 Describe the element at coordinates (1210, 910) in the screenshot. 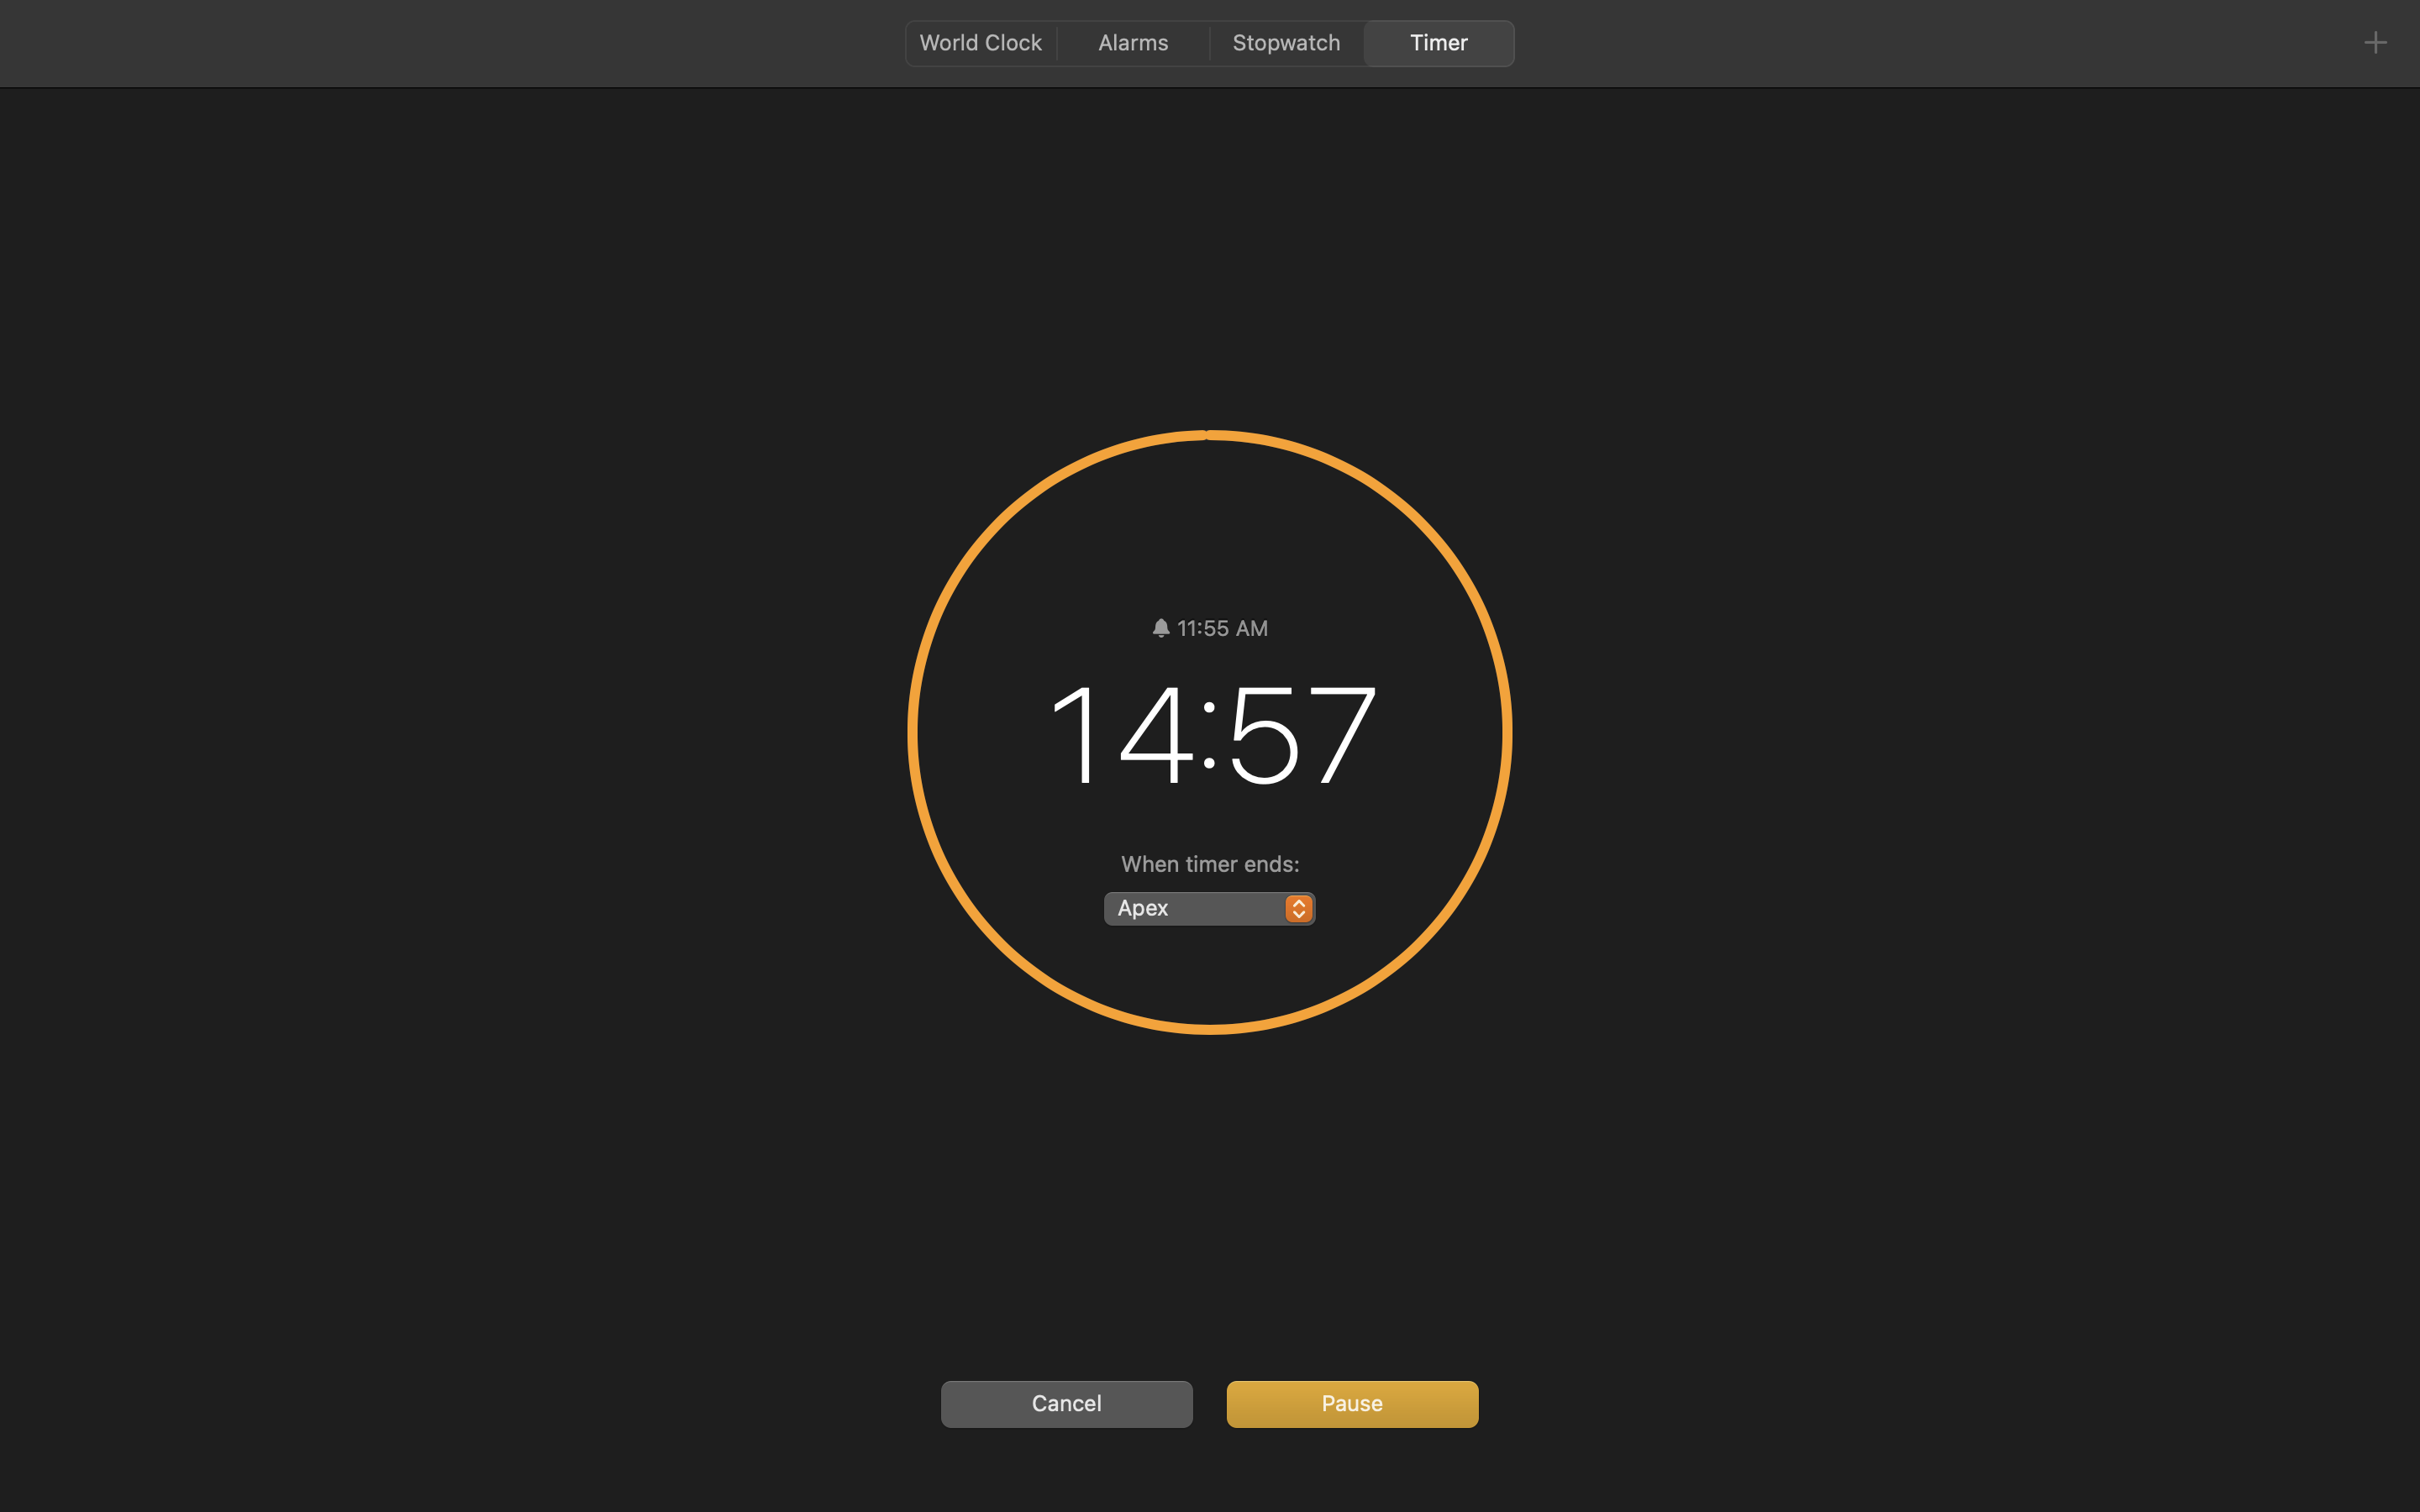

I see `'Apex'` at that location.